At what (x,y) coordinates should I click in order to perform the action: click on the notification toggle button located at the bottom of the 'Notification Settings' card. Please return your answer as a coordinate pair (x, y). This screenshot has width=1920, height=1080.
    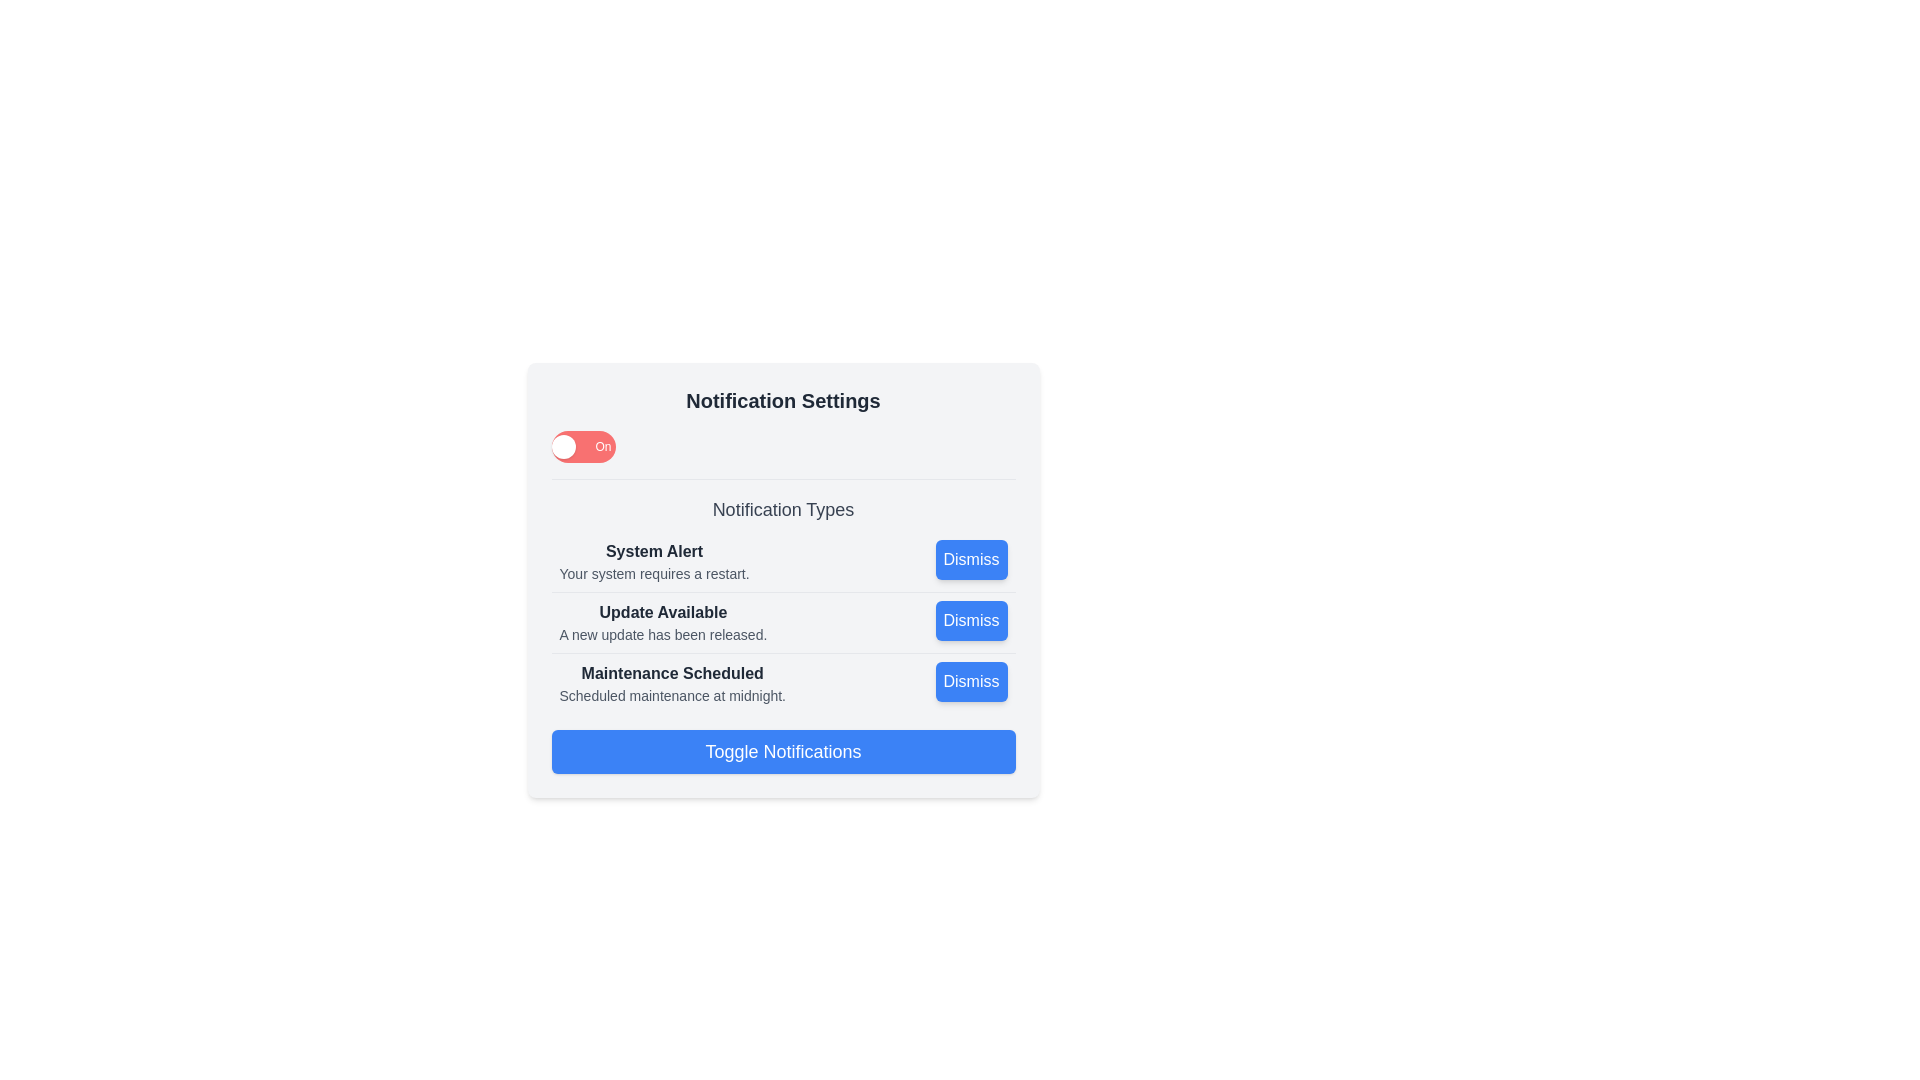
    Looking at the image, I should click on (782, 752).